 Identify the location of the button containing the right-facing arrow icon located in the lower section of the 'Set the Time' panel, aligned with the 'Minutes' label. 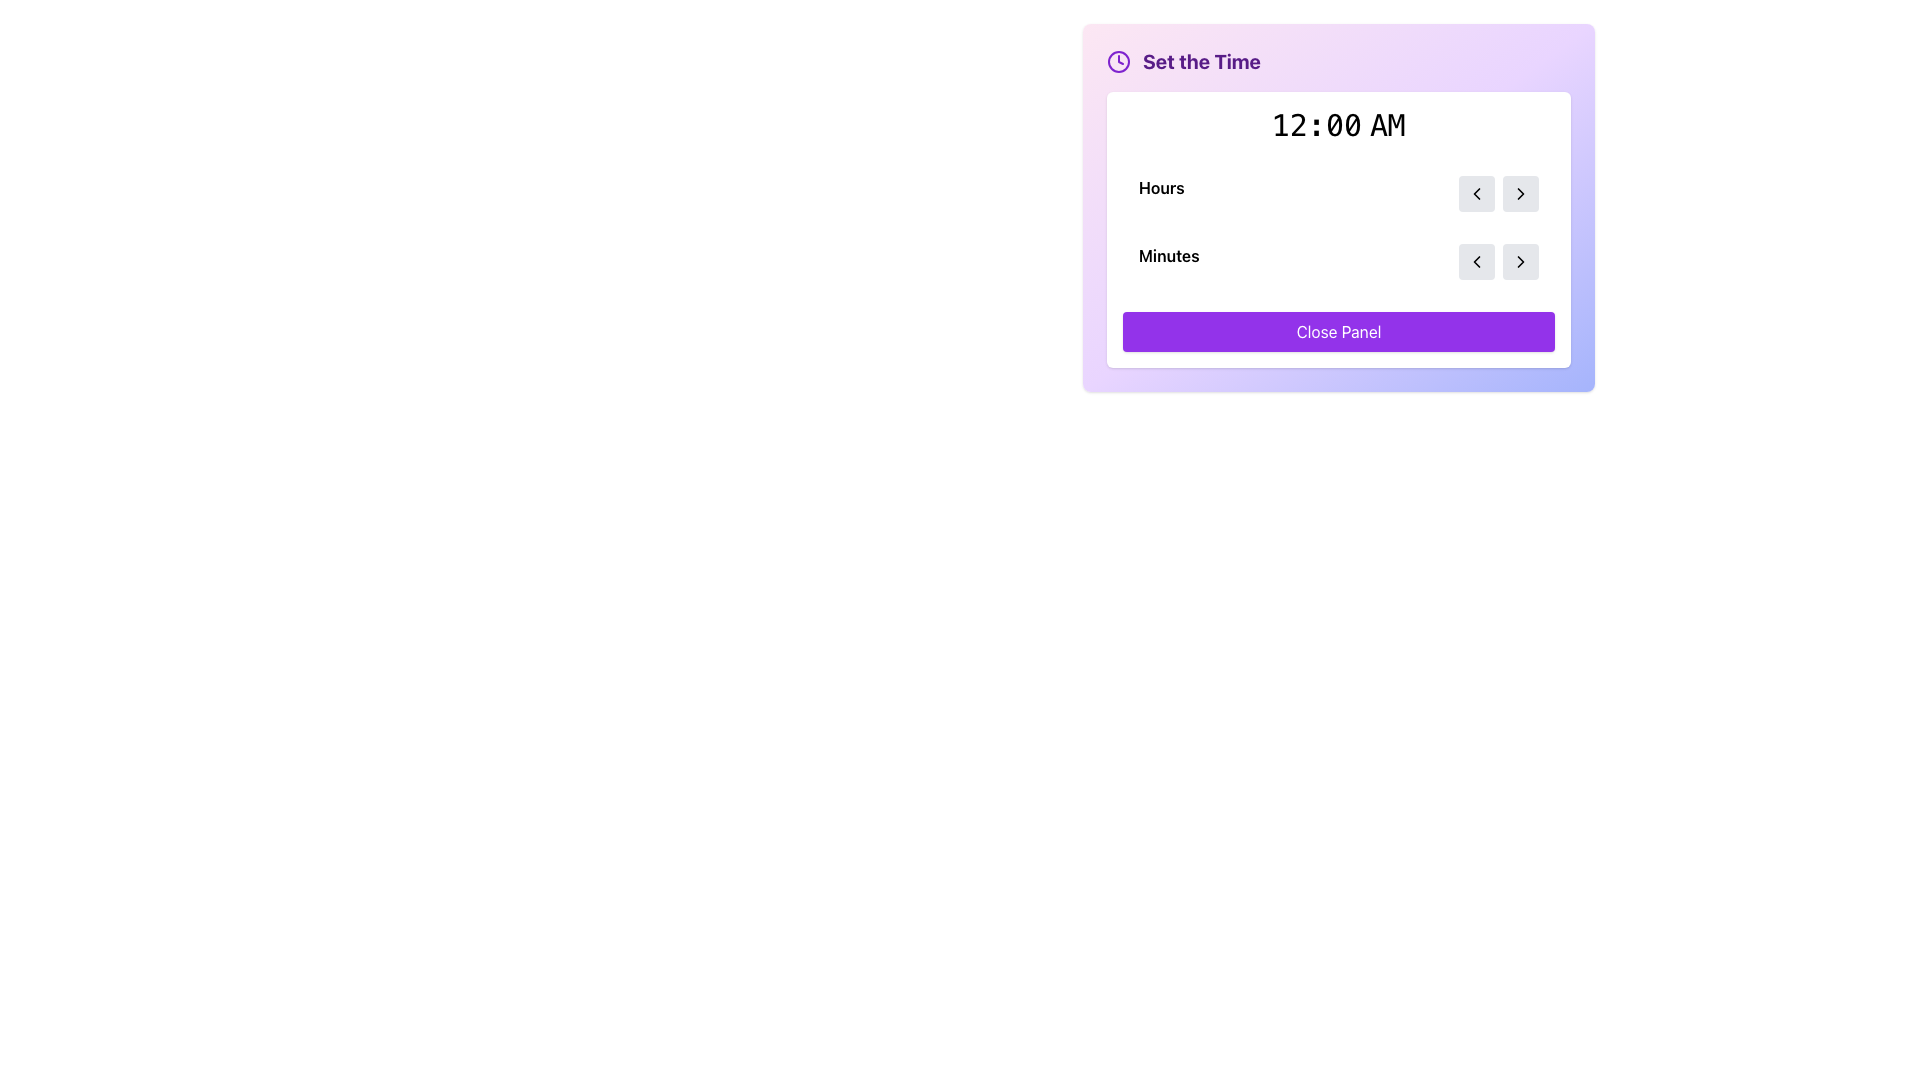
(1520, 261).